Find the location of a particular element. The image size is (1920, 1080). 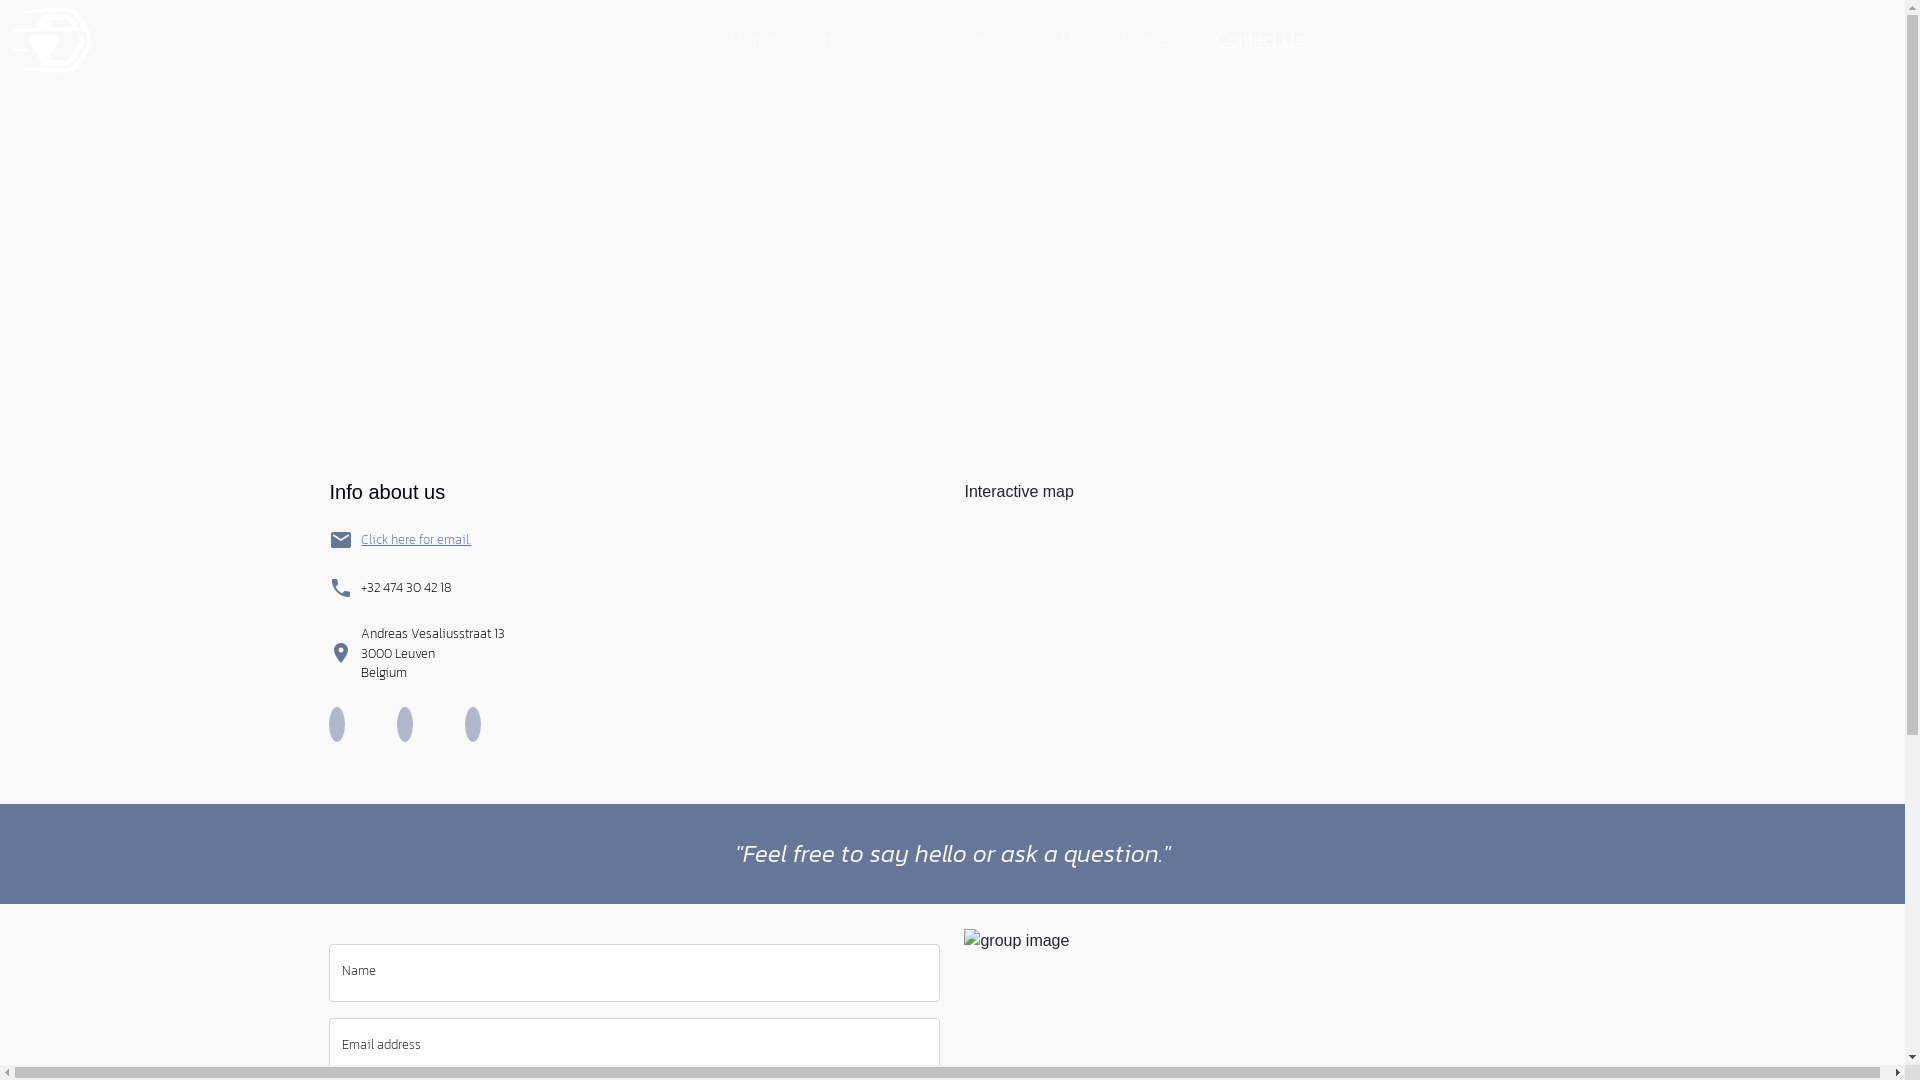

'Home' is located at coordinates (752, 39).